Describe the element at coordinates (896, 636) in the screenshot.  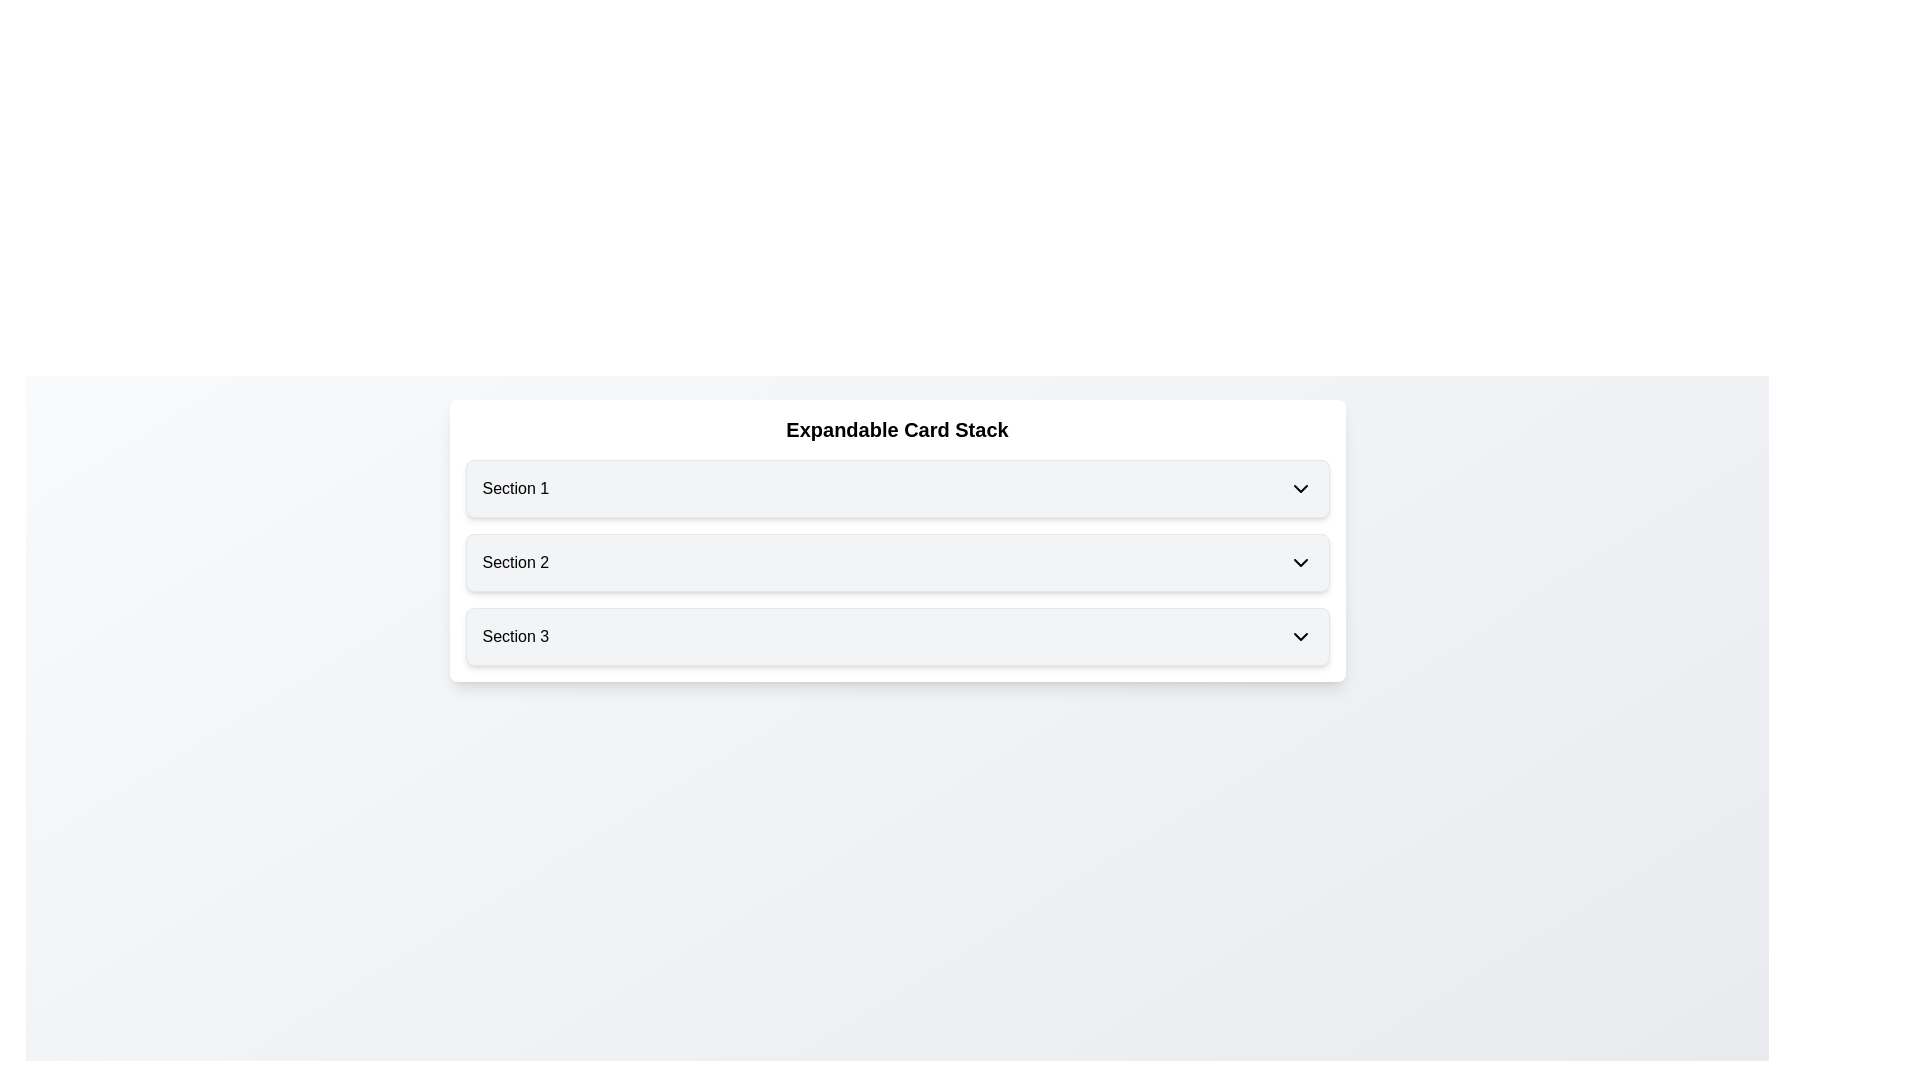
I see `the button at the bottom of the 'Expandable Card Stack'` at that location.